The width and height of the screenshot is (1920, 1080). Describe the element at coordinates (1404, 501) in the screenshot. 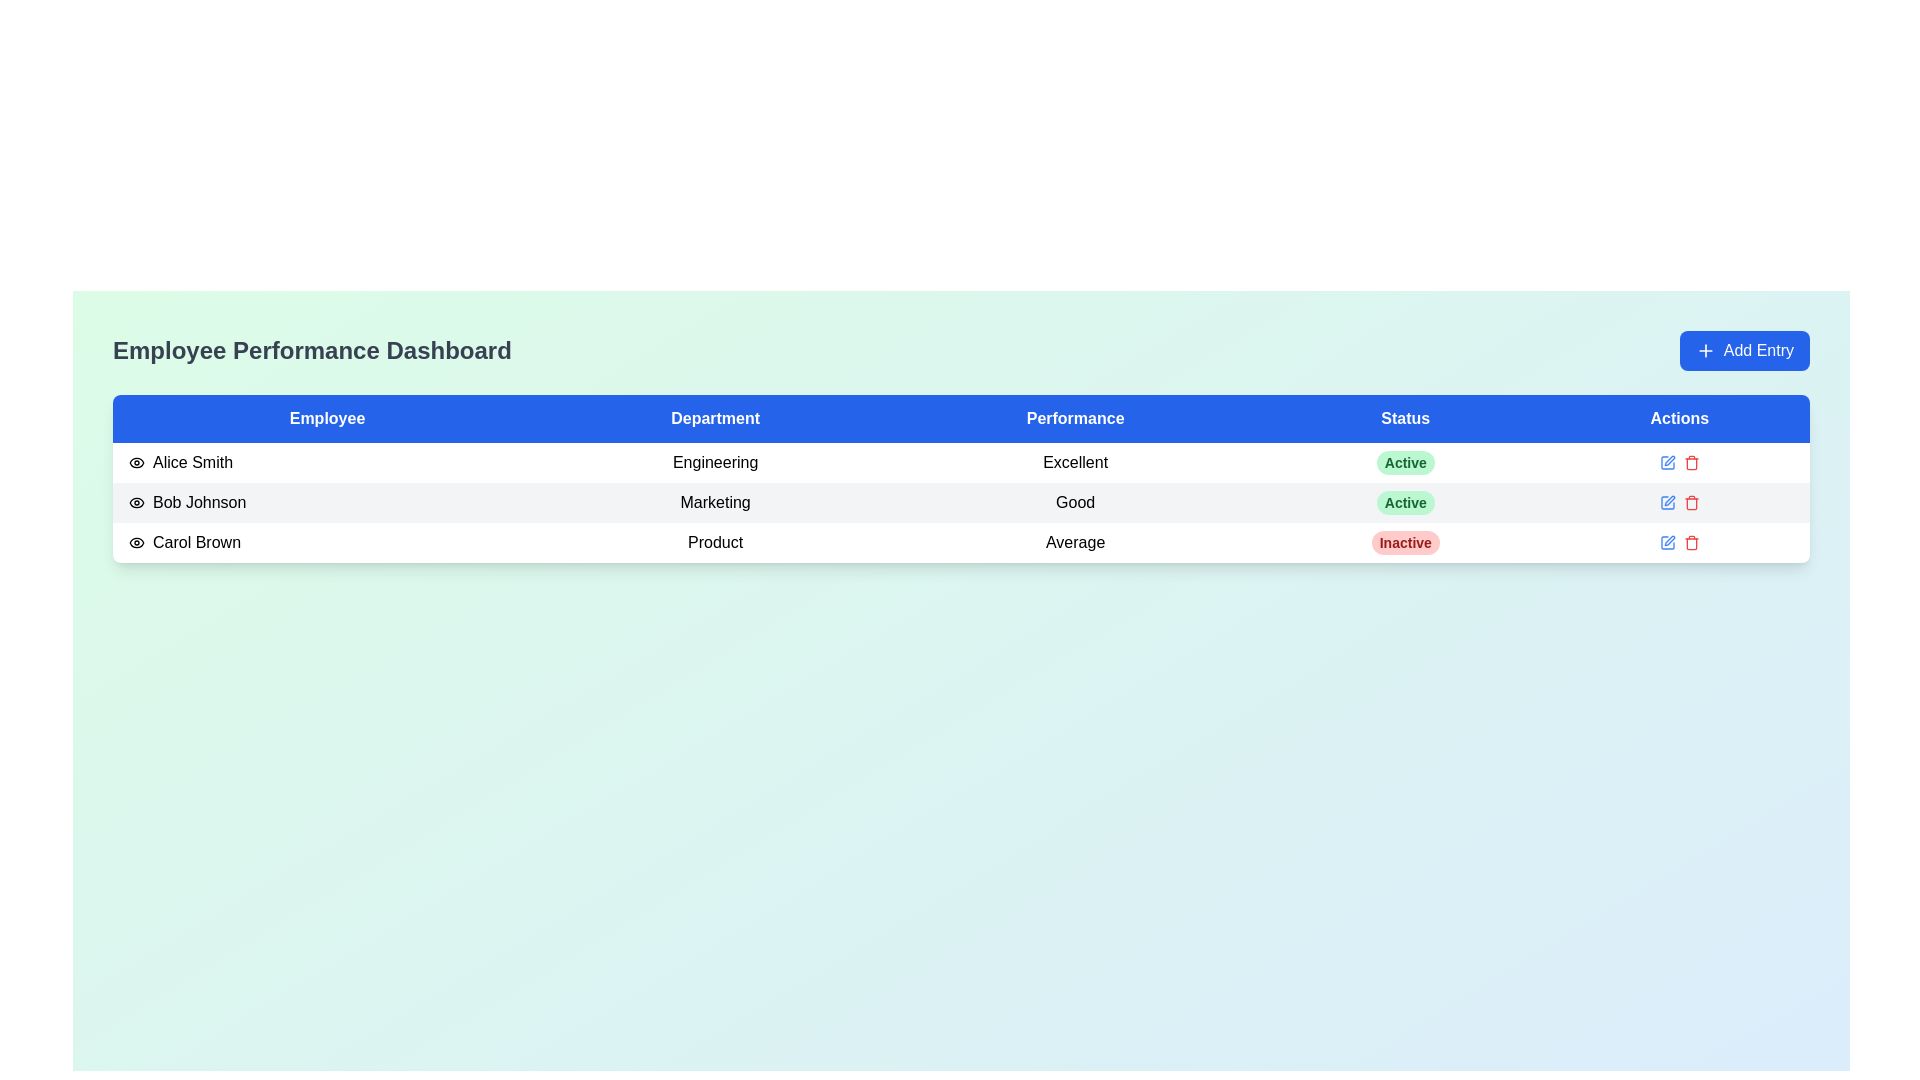

I see `the 'Active' status label in the fourth column of the second row of the user data table, which corresponds to 'Bob Johnson'` at that location.